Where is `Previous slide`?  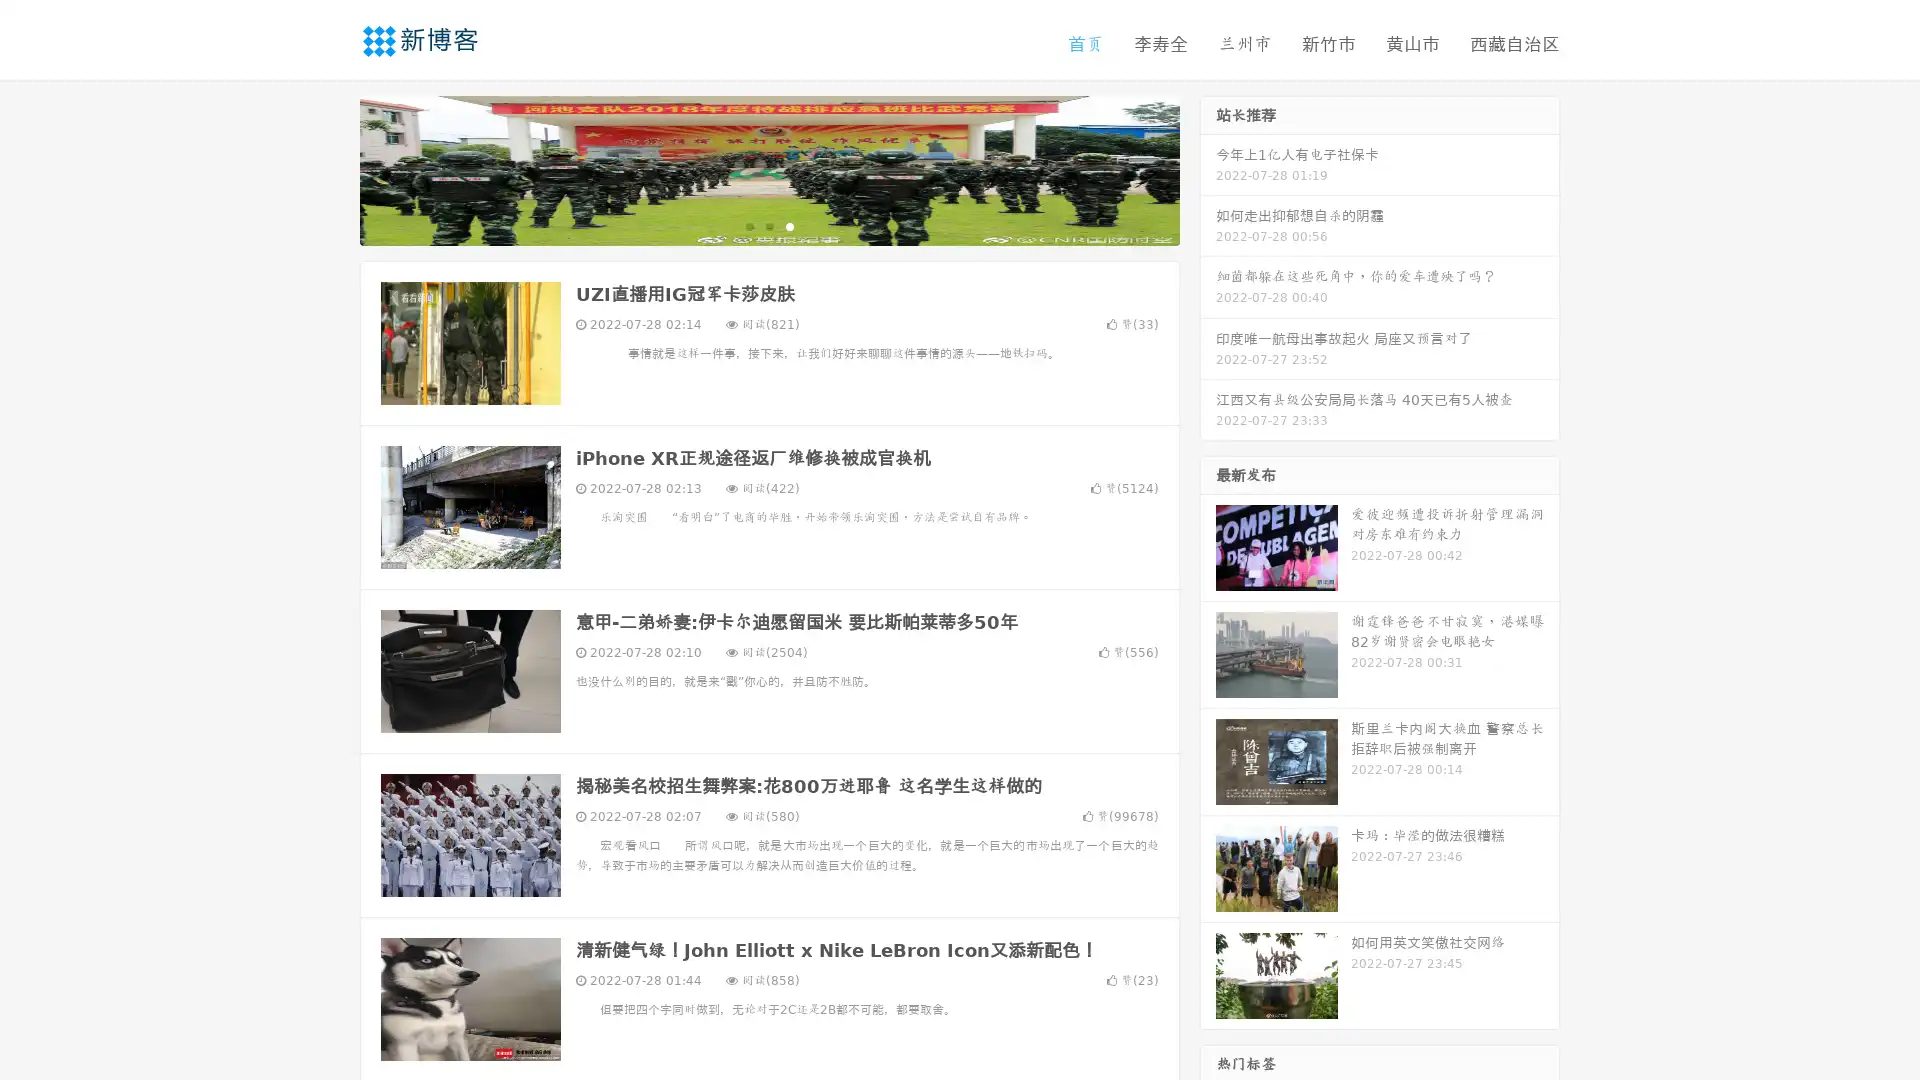
Previous slide is located at coordinates (330, 168).